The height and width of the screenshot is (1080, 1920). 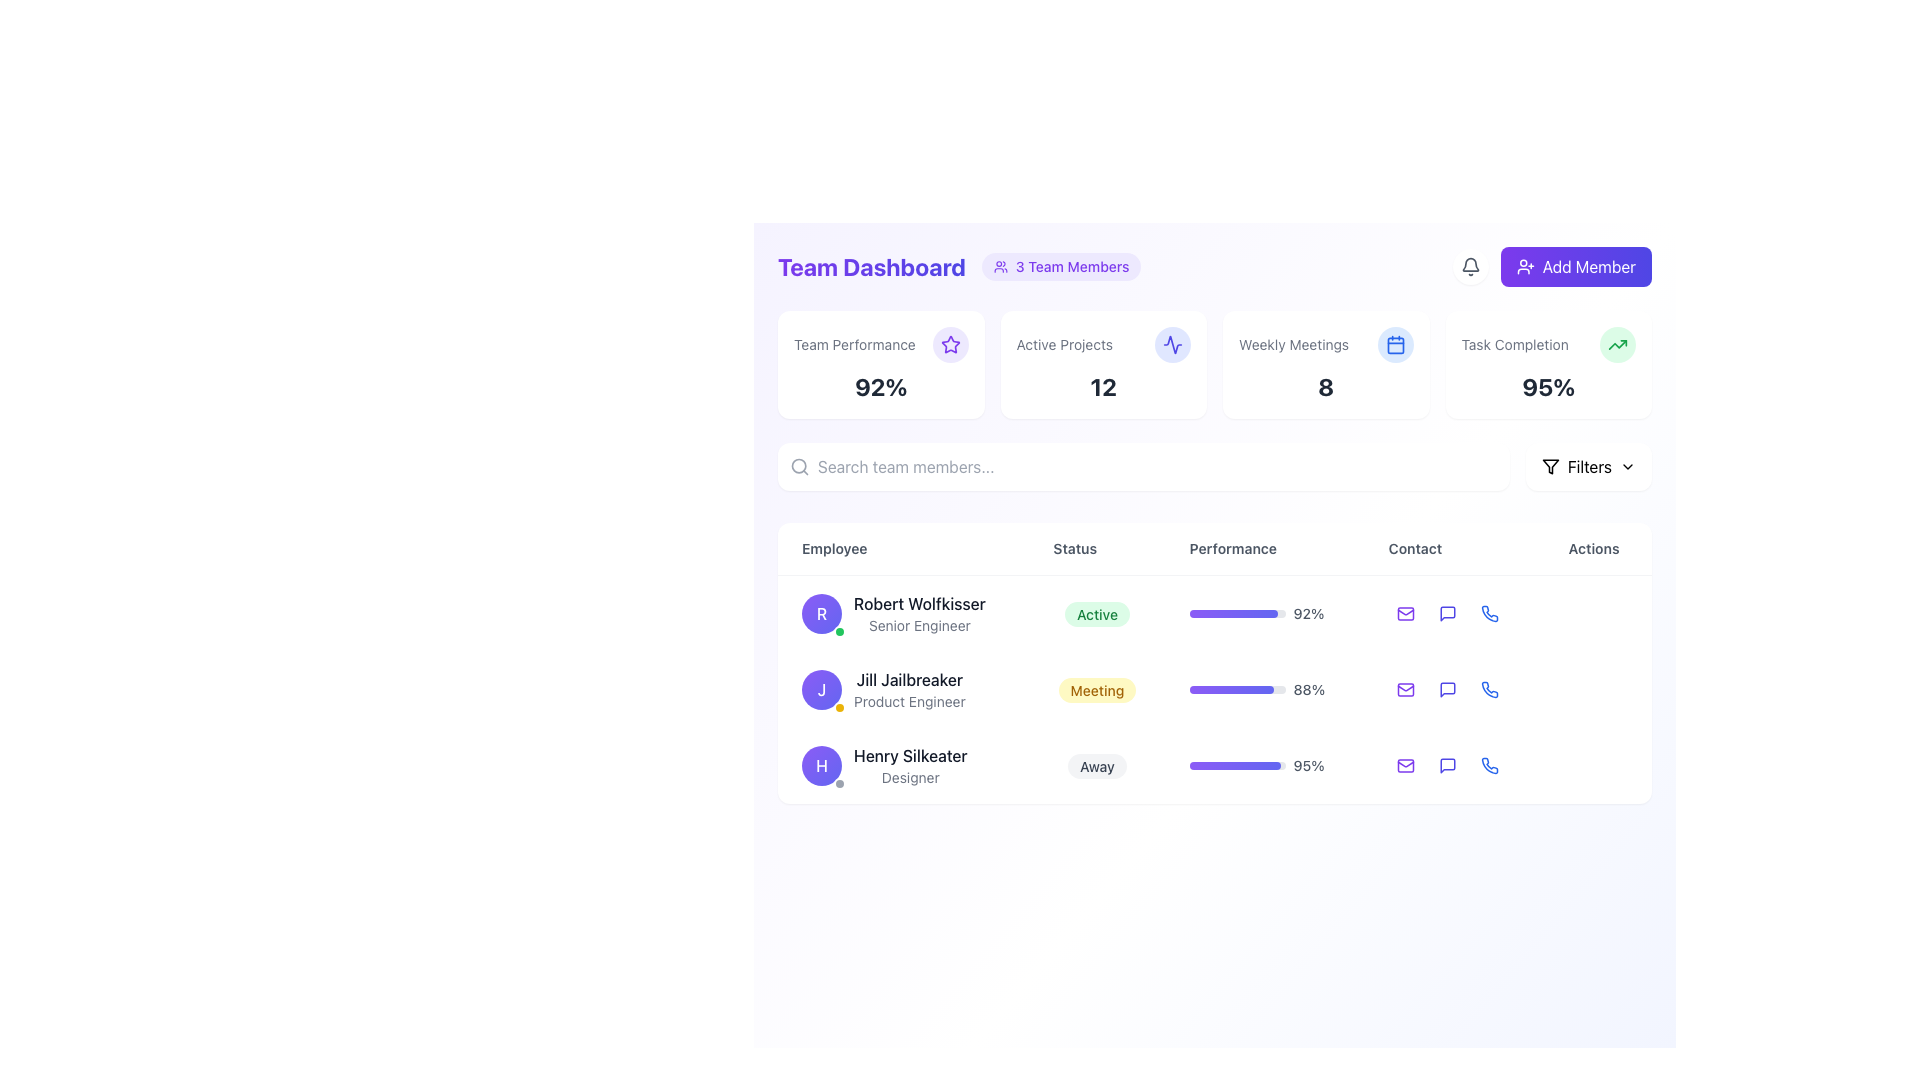 What do you see at coordinates (1597, 612) in the screenshot?
I see `the Ellipsis menu button, which consists of three horizontally aligned dots, located in the 'Actions' column for the row of 'Robert Wolfkisser'` at bounding box center [1597, 612].